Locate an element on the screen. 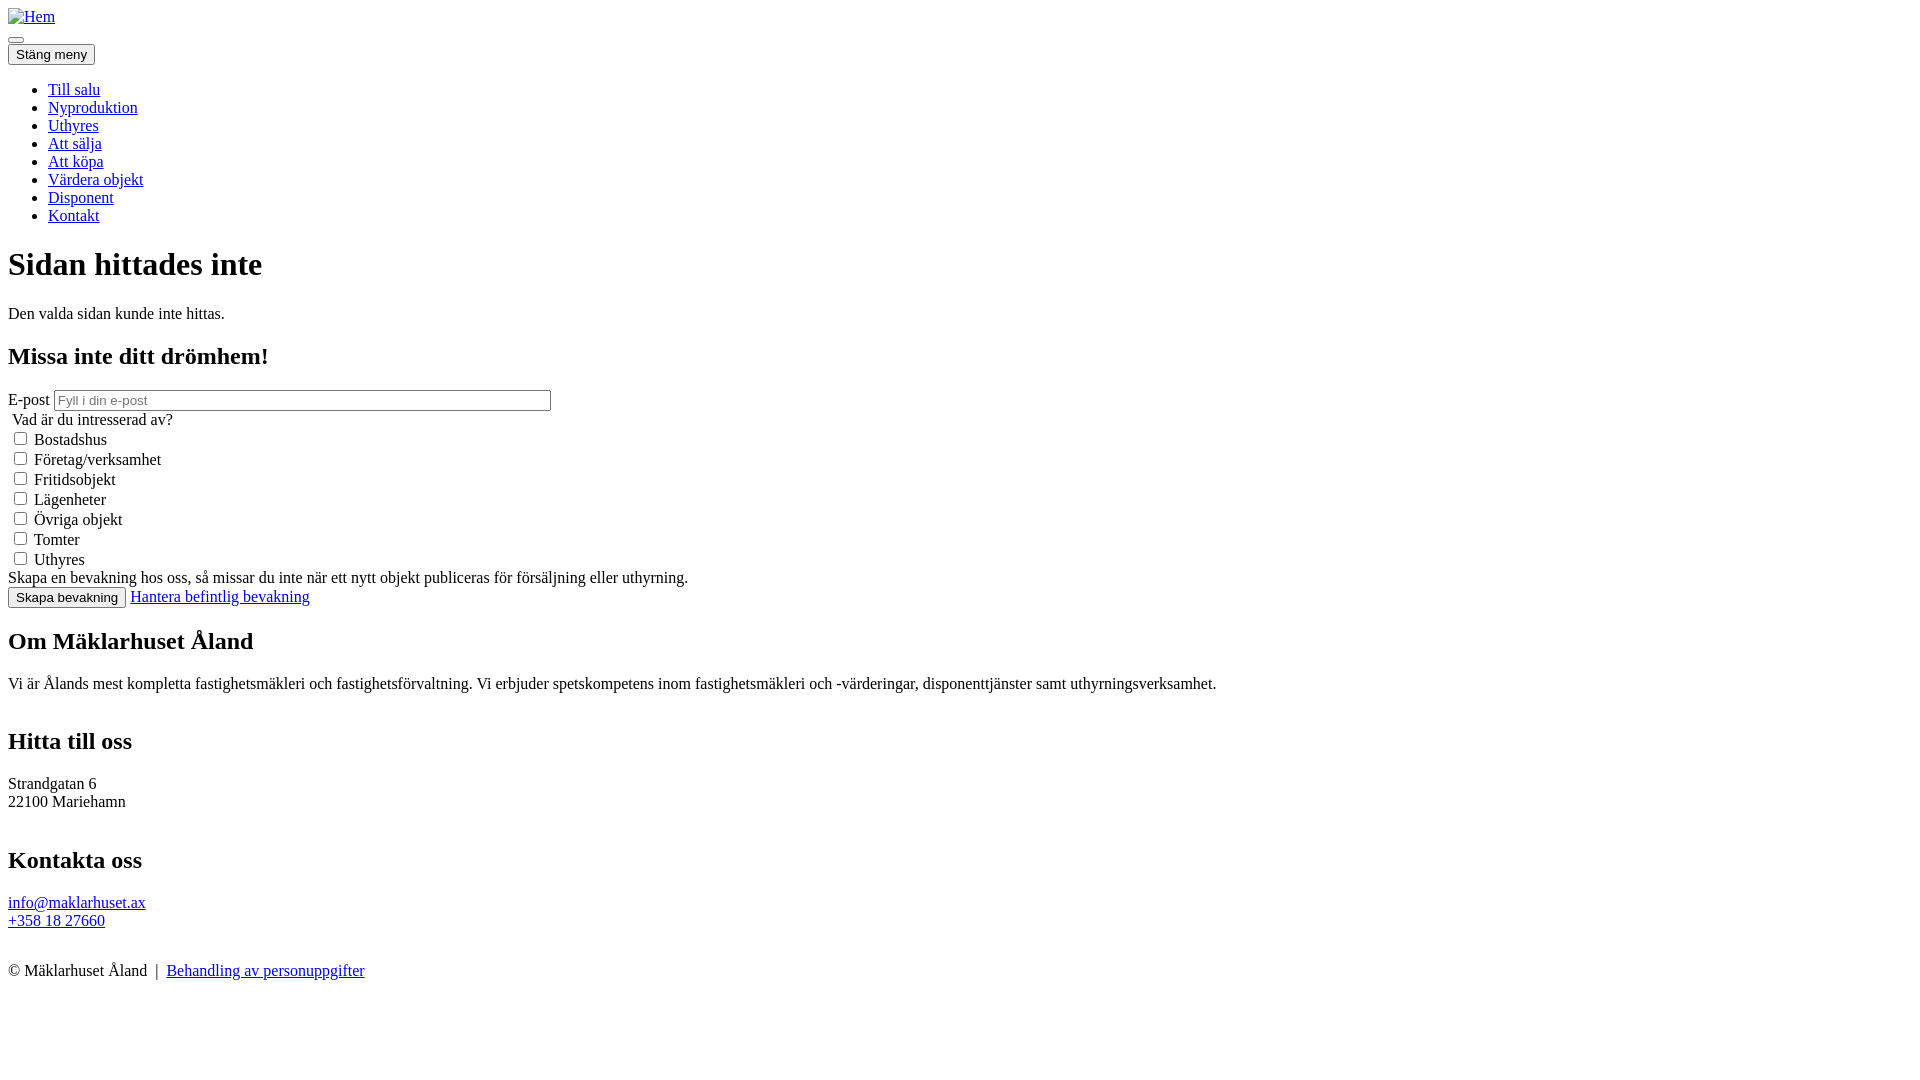  '+358 18 27660' is located at coordinates (56, 920).